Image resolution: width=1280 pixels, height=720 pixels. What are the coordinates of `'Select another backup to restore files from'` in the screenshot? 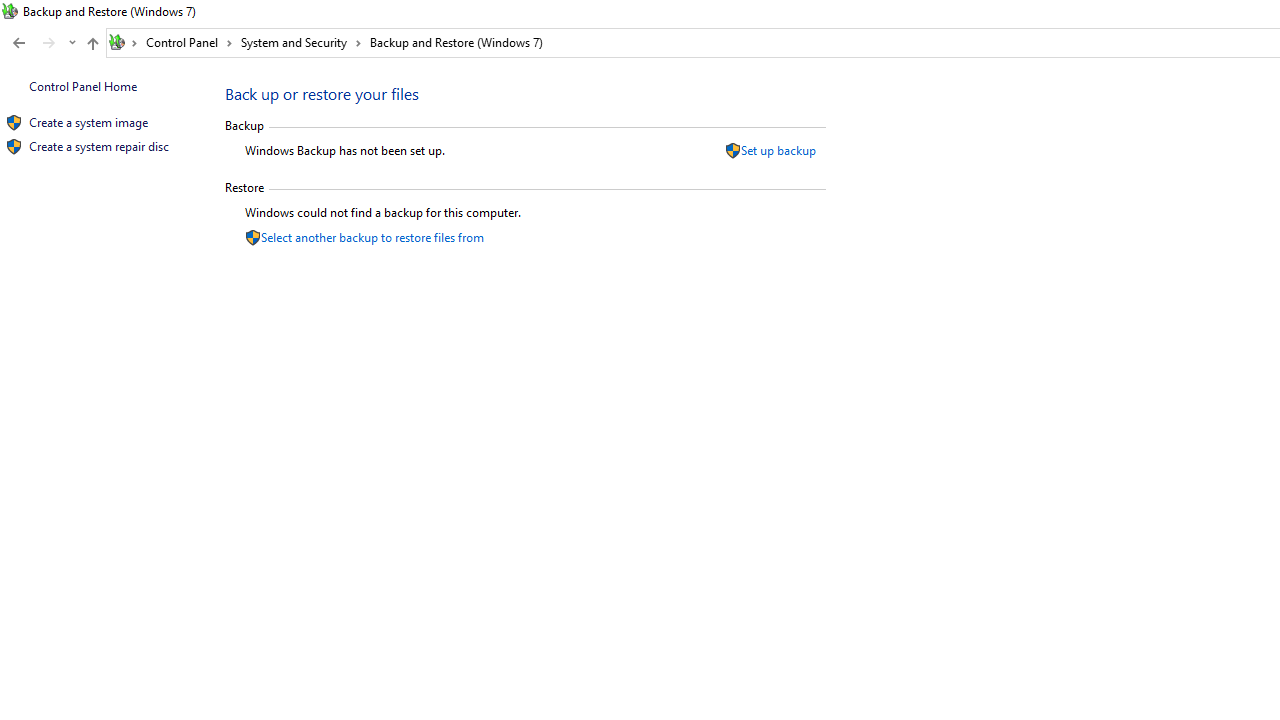 It's located at (372, 236).